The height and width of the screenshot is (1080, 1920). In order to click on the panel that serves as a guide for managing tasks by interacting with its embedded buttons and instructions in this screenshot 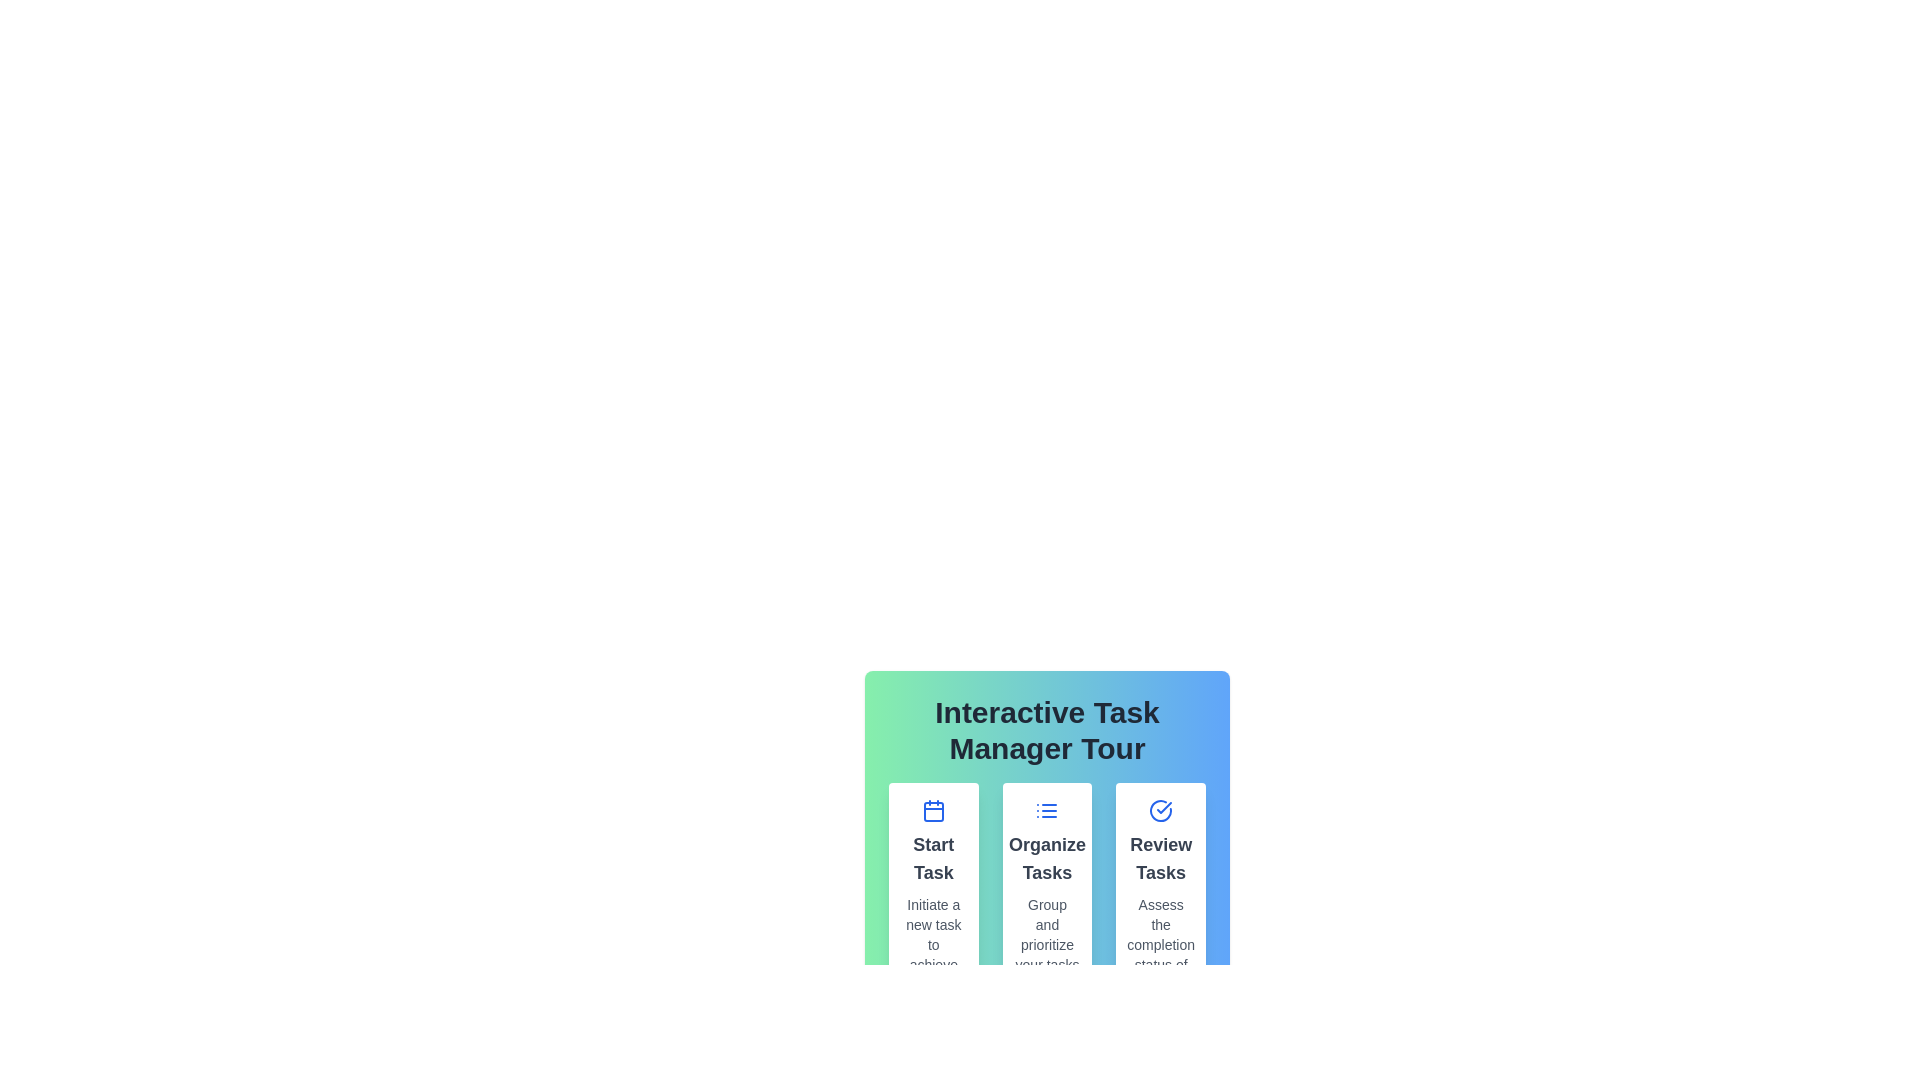, I will do `click(1046, 805)`.